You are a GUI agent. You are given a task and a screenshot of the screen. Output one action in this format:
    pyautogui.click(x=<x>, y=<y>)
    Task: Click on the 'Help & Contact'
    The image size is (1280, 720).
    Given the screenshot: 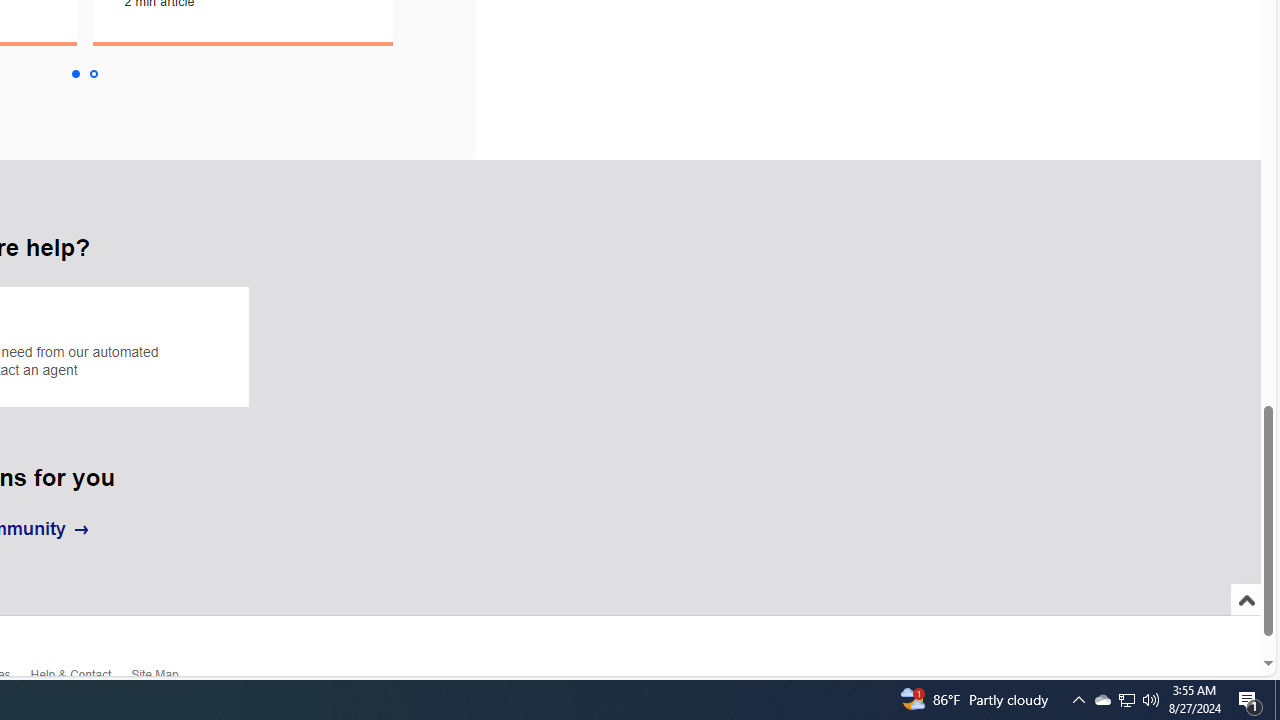 What is the action you would take?
    pyautogui.click(x=80, y=678)
    